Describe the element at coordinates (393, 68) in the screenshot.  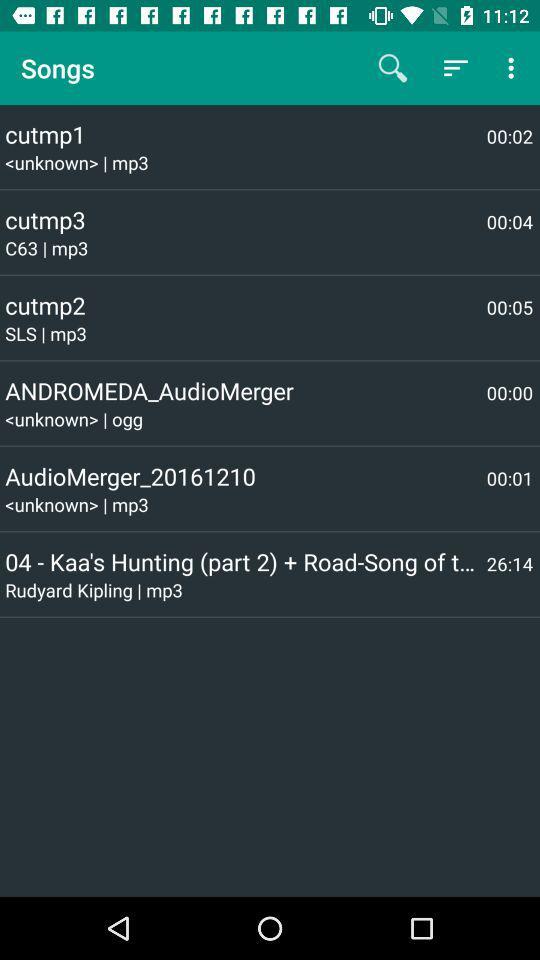
I see `the icon next to songs item` at that location.